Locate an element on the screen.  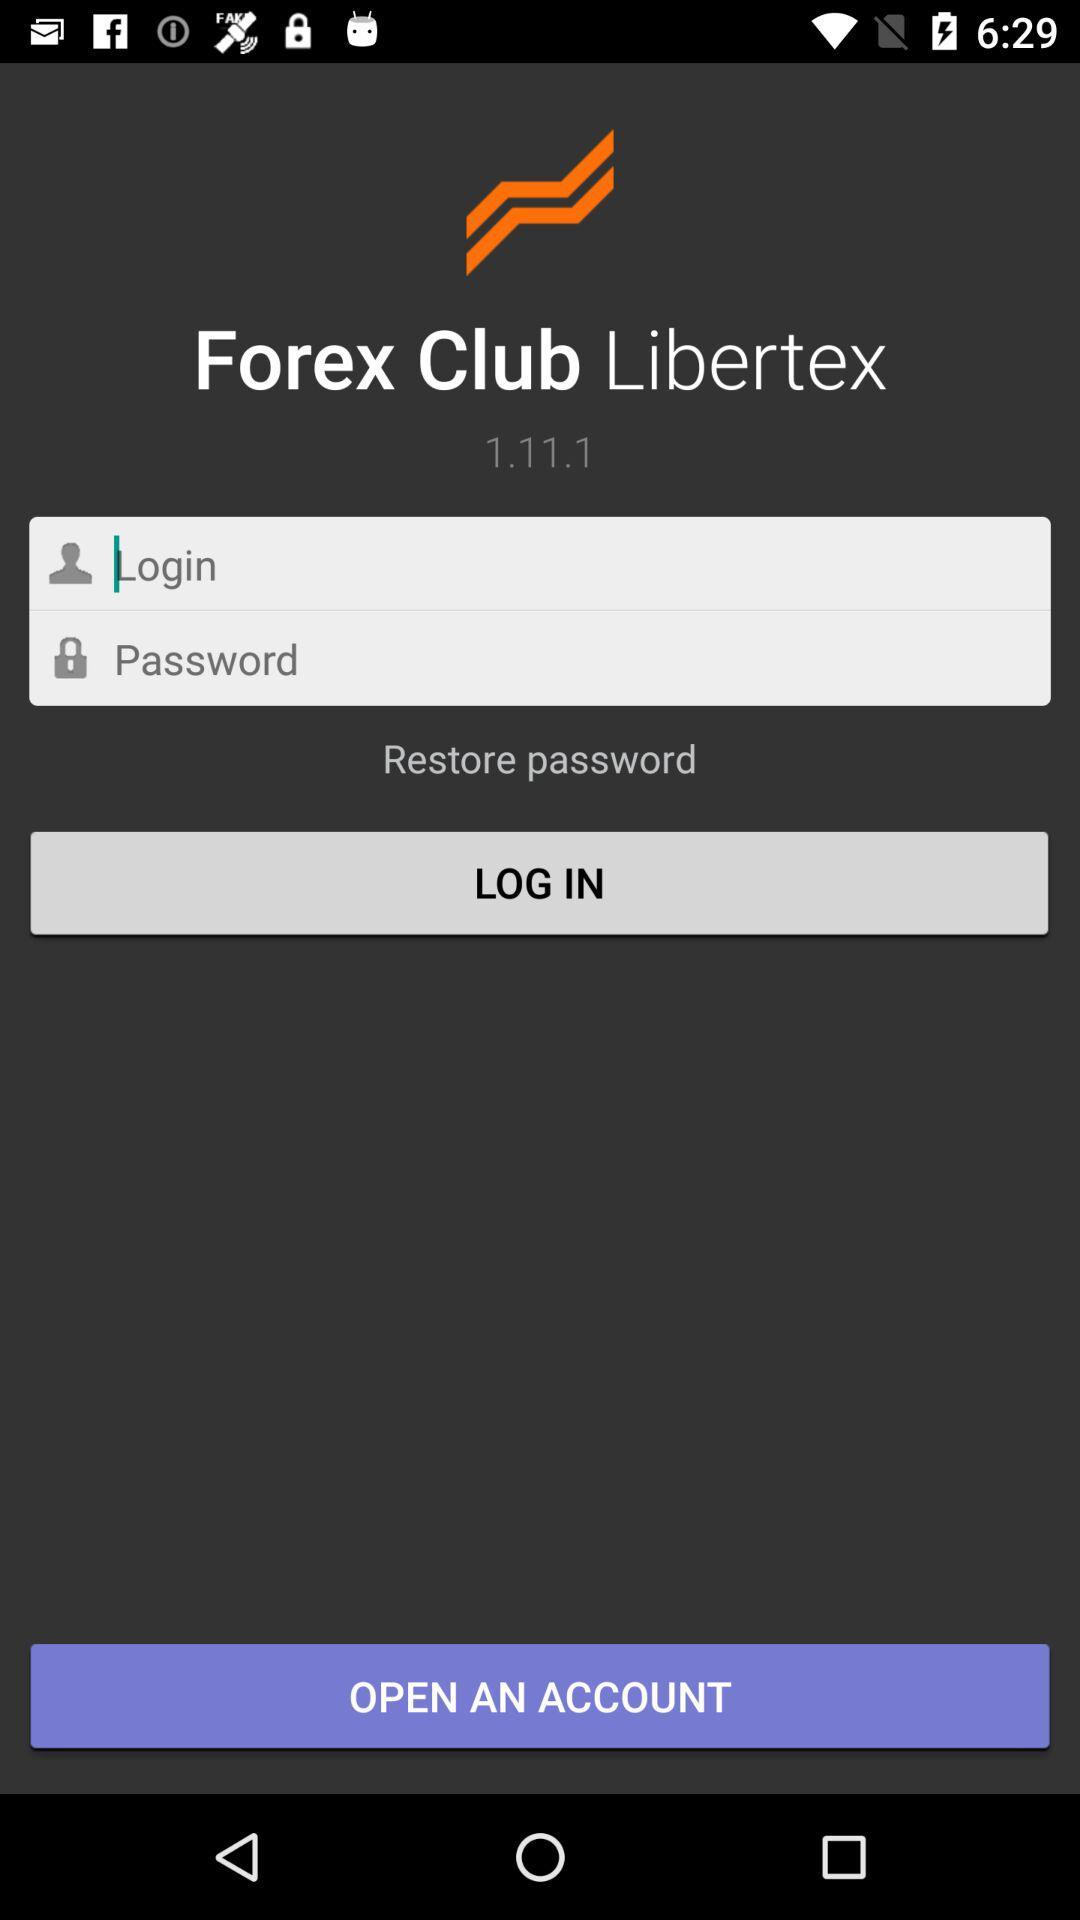
the log in item is located at coordinates (540, 884).